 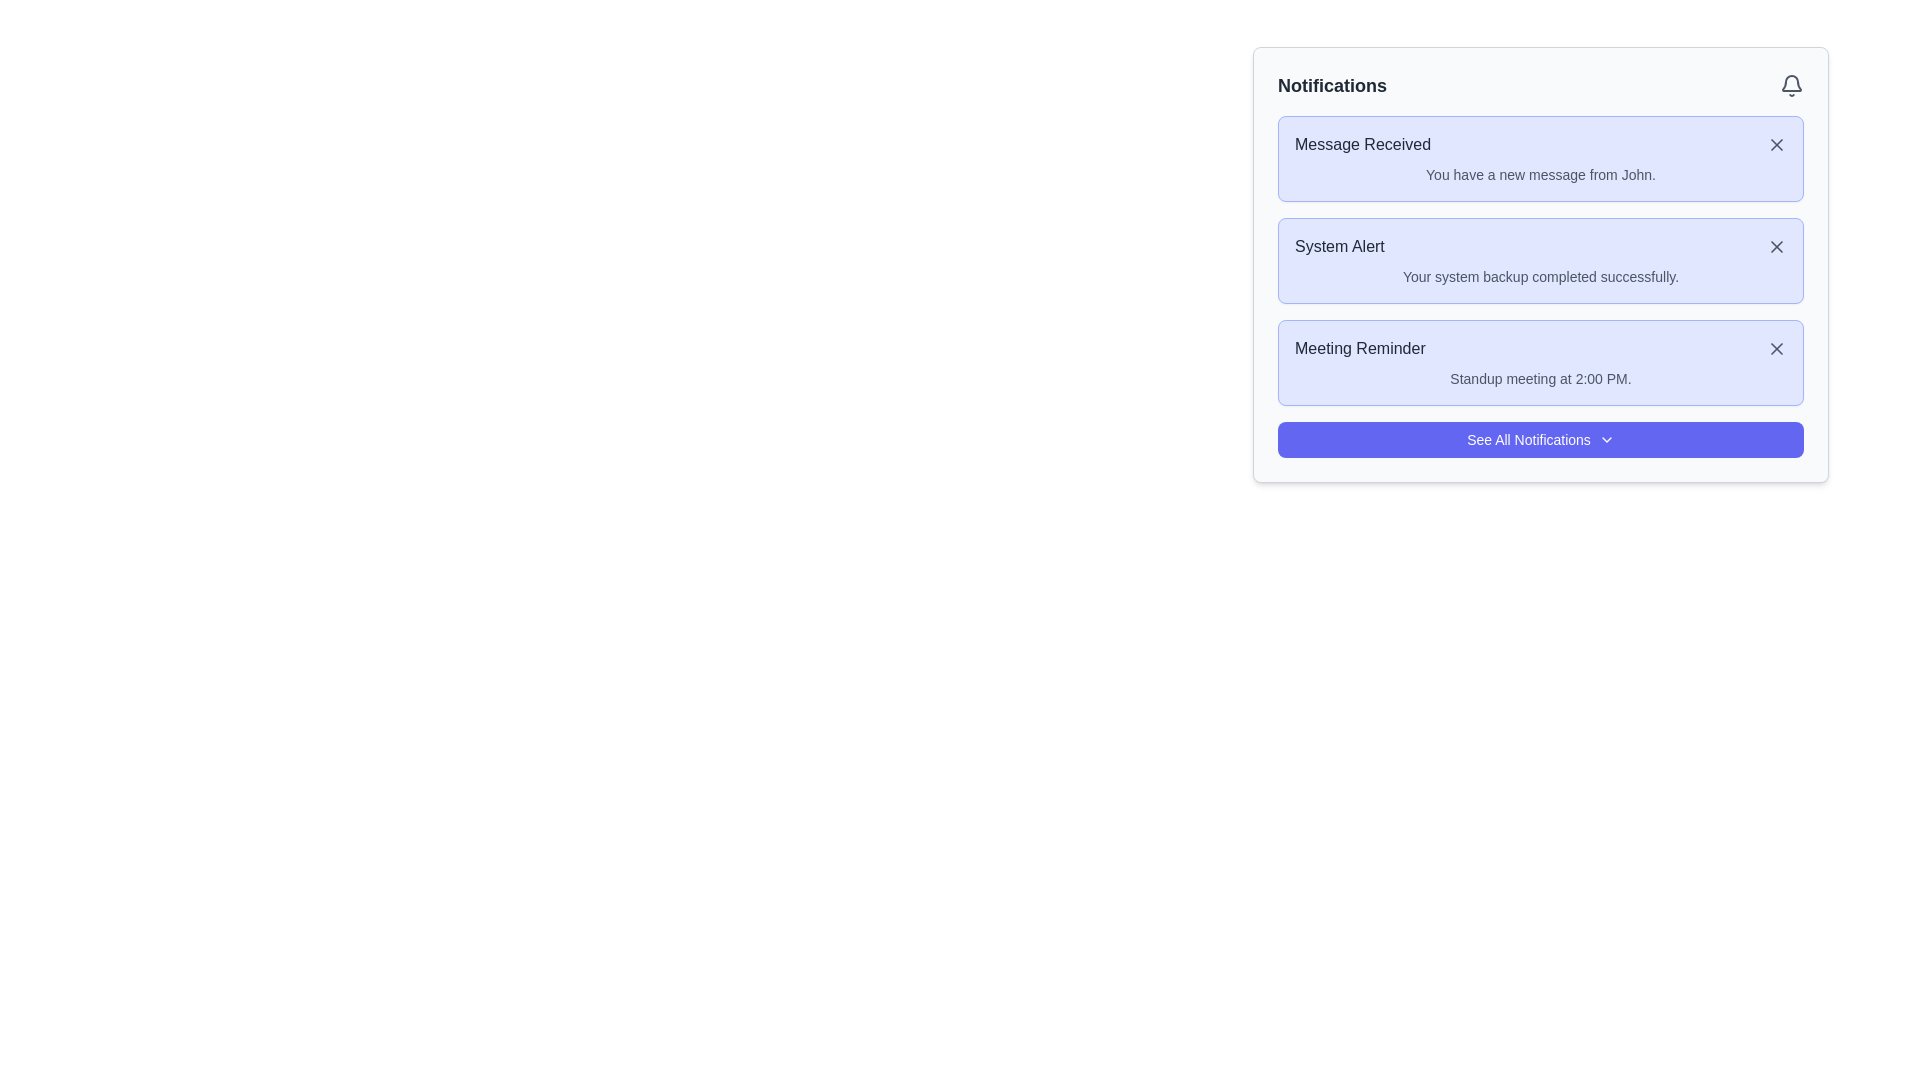 I want to click on the 'System Alert' text label, which is styled with medium font weight and gray color, located in the second notification block of the notification panel, so click(x=1339, y=245).